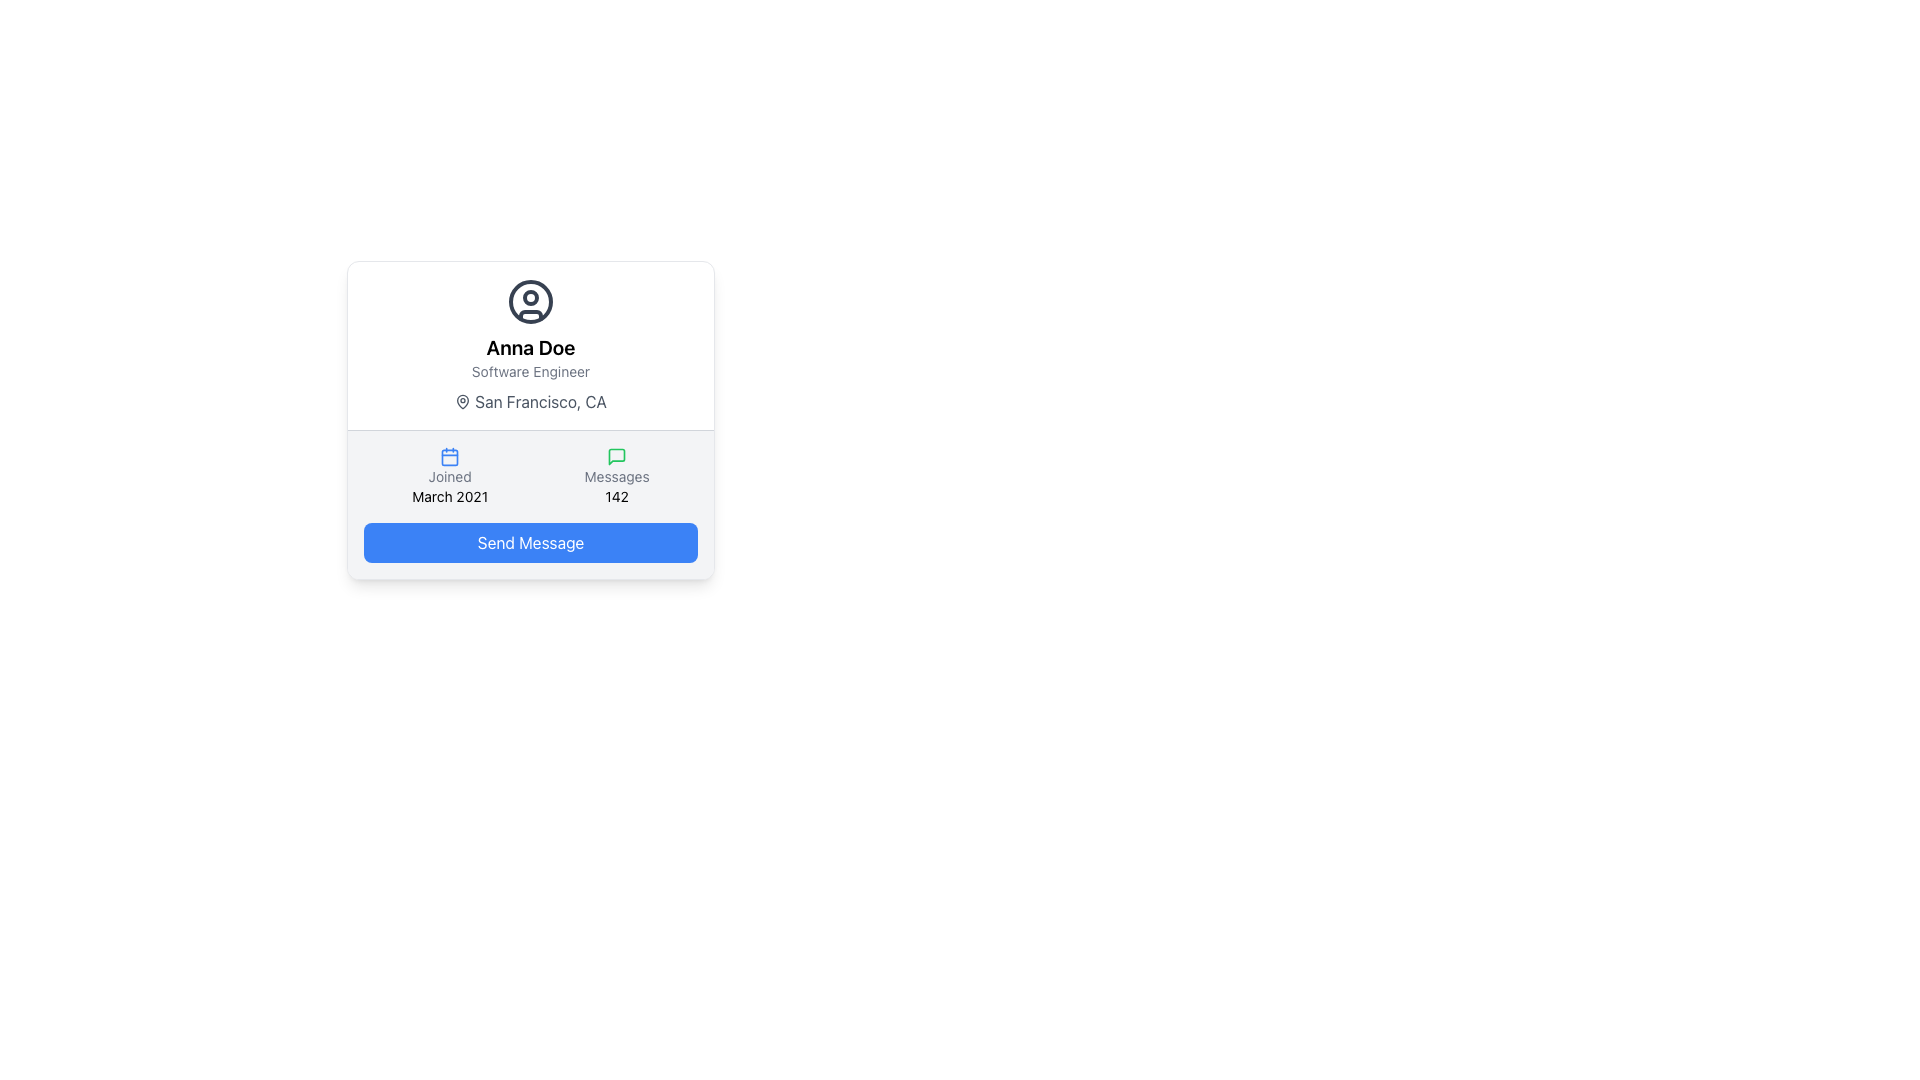 The image size is (1920, 1080). Describe the element at coordinates (449, 477) in the screenshot. I see `the informational text group that includes a blue calendar icon, with the text 'Joined' in gray and 'March 2021' in black, located in the lower section of the panel` at that location.